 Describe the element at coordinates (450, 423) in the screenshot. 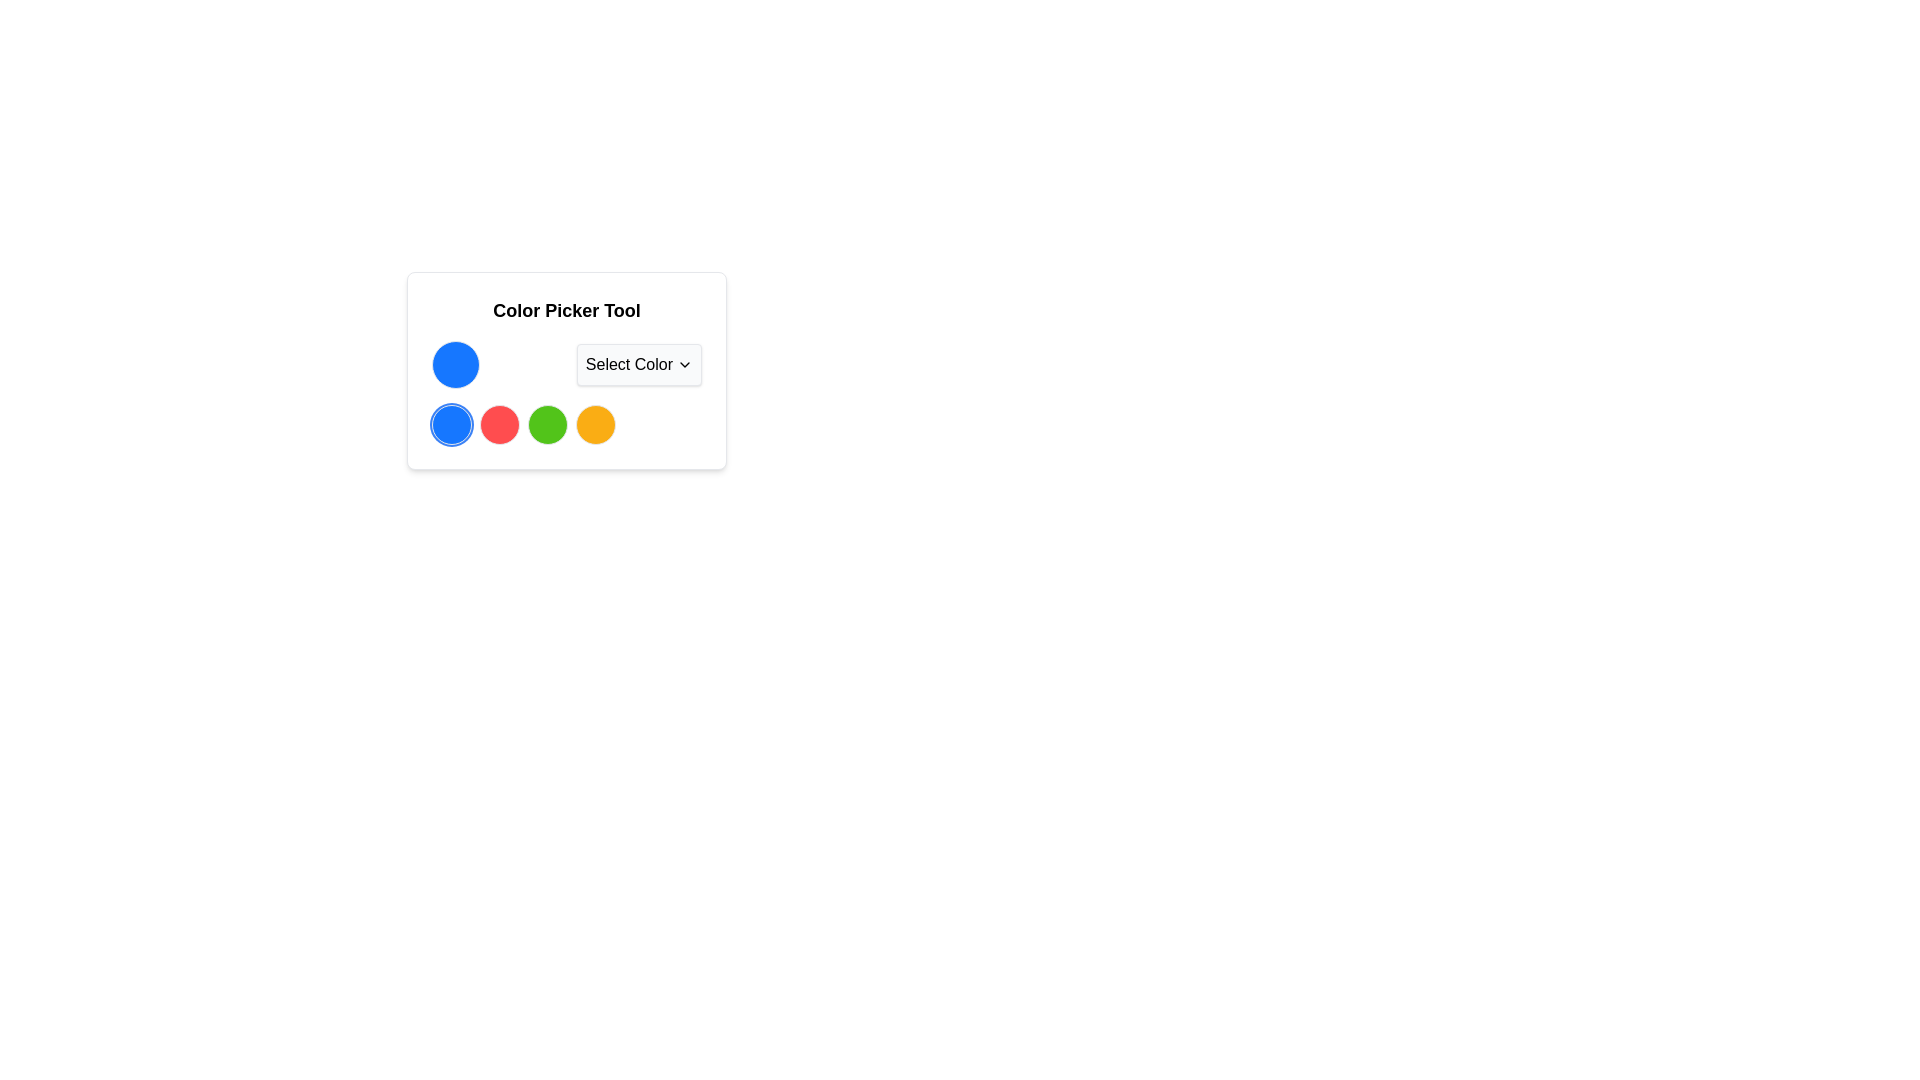

I see `the first circular Selectable Color Option with a blue fill and white ring` at that location.